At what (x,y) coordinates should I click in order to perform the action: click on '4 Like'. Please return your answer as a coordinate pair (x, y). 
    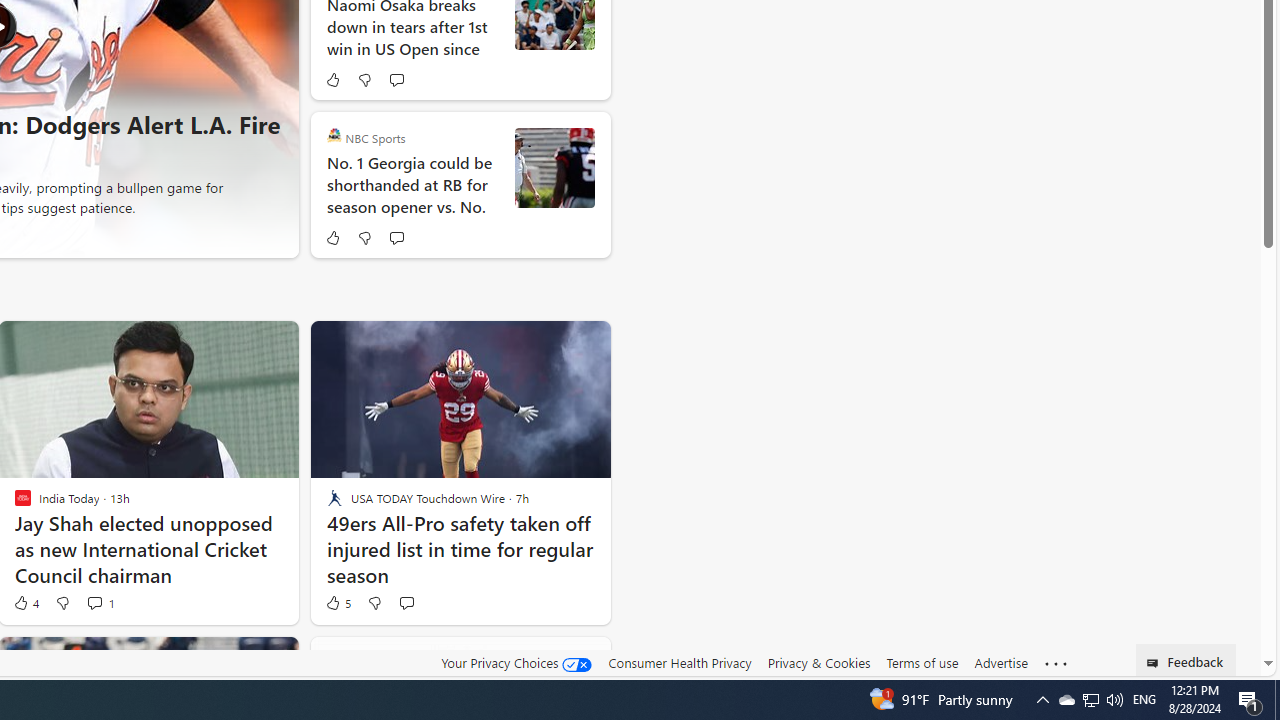
    Looking at the image, I should click on (25, 601).